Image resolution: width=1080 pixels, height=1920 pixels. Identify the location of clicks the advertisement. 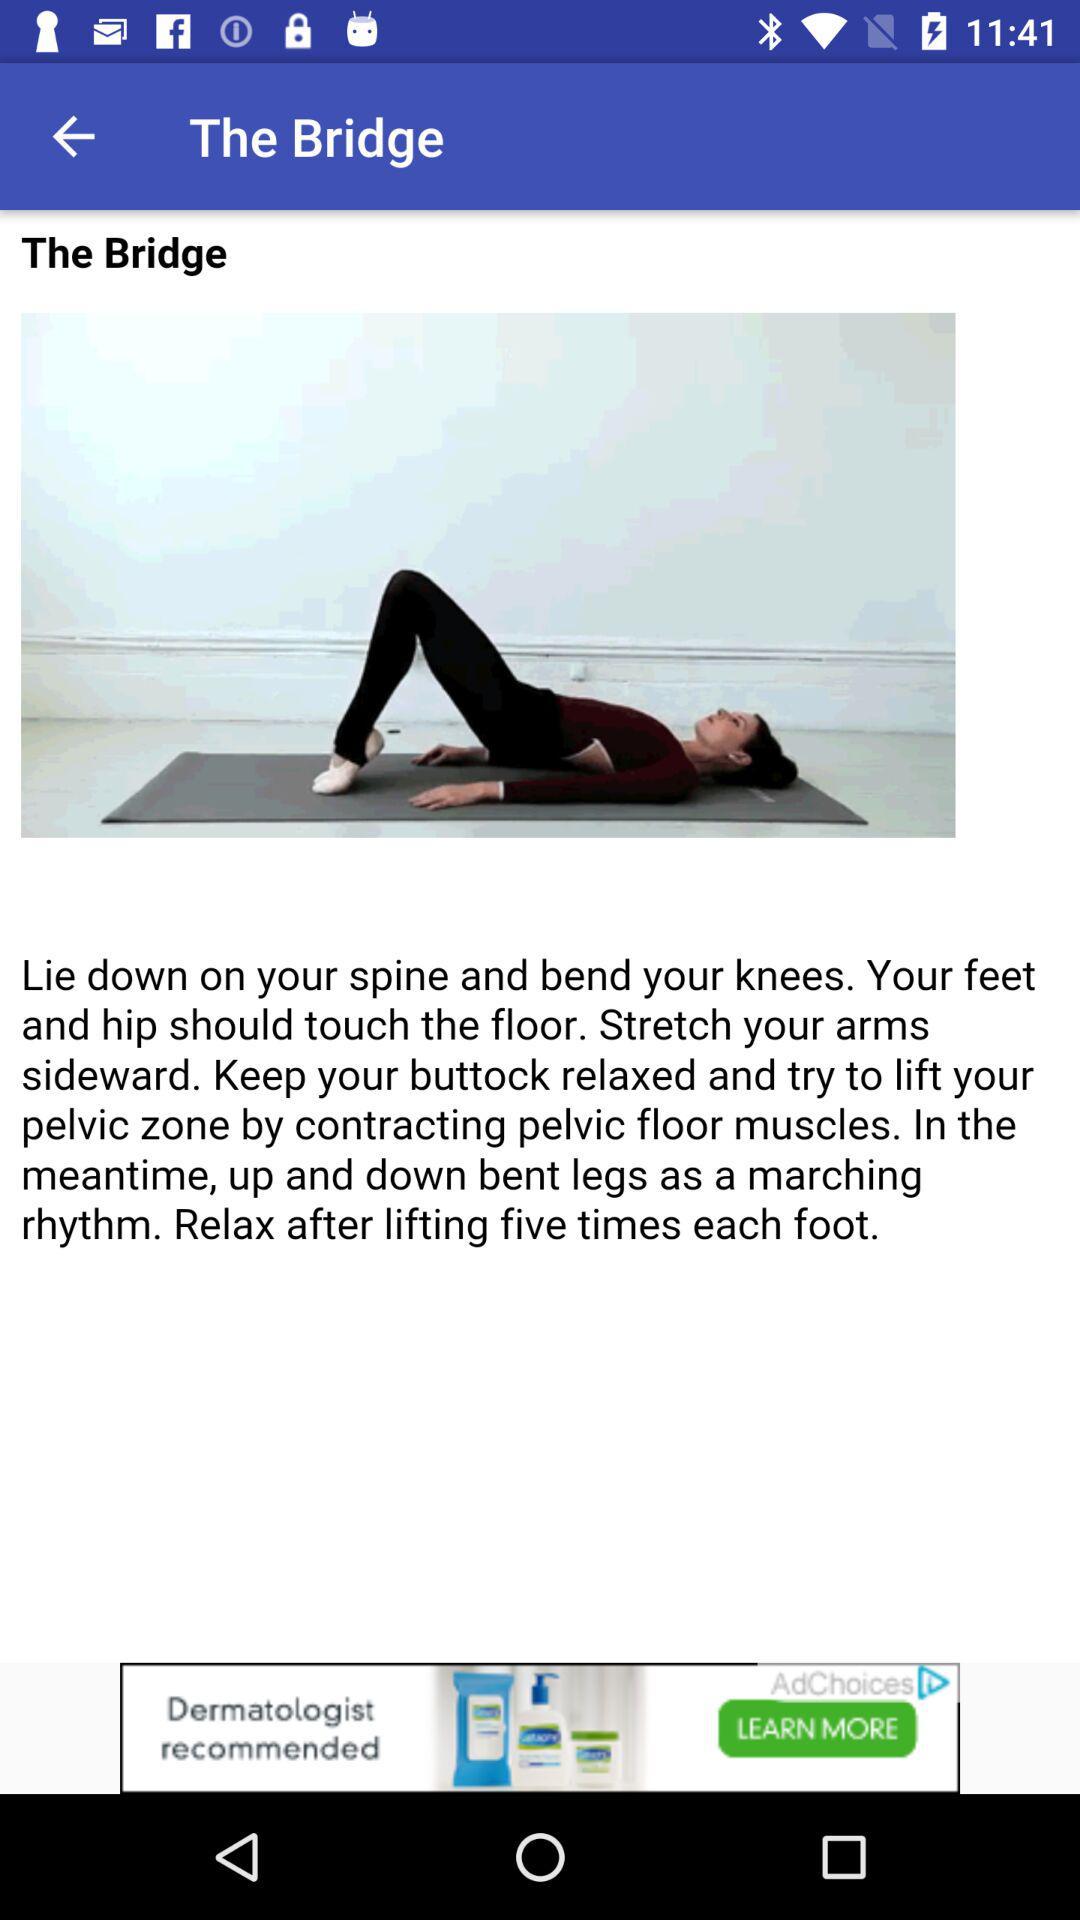
(540, 1727).